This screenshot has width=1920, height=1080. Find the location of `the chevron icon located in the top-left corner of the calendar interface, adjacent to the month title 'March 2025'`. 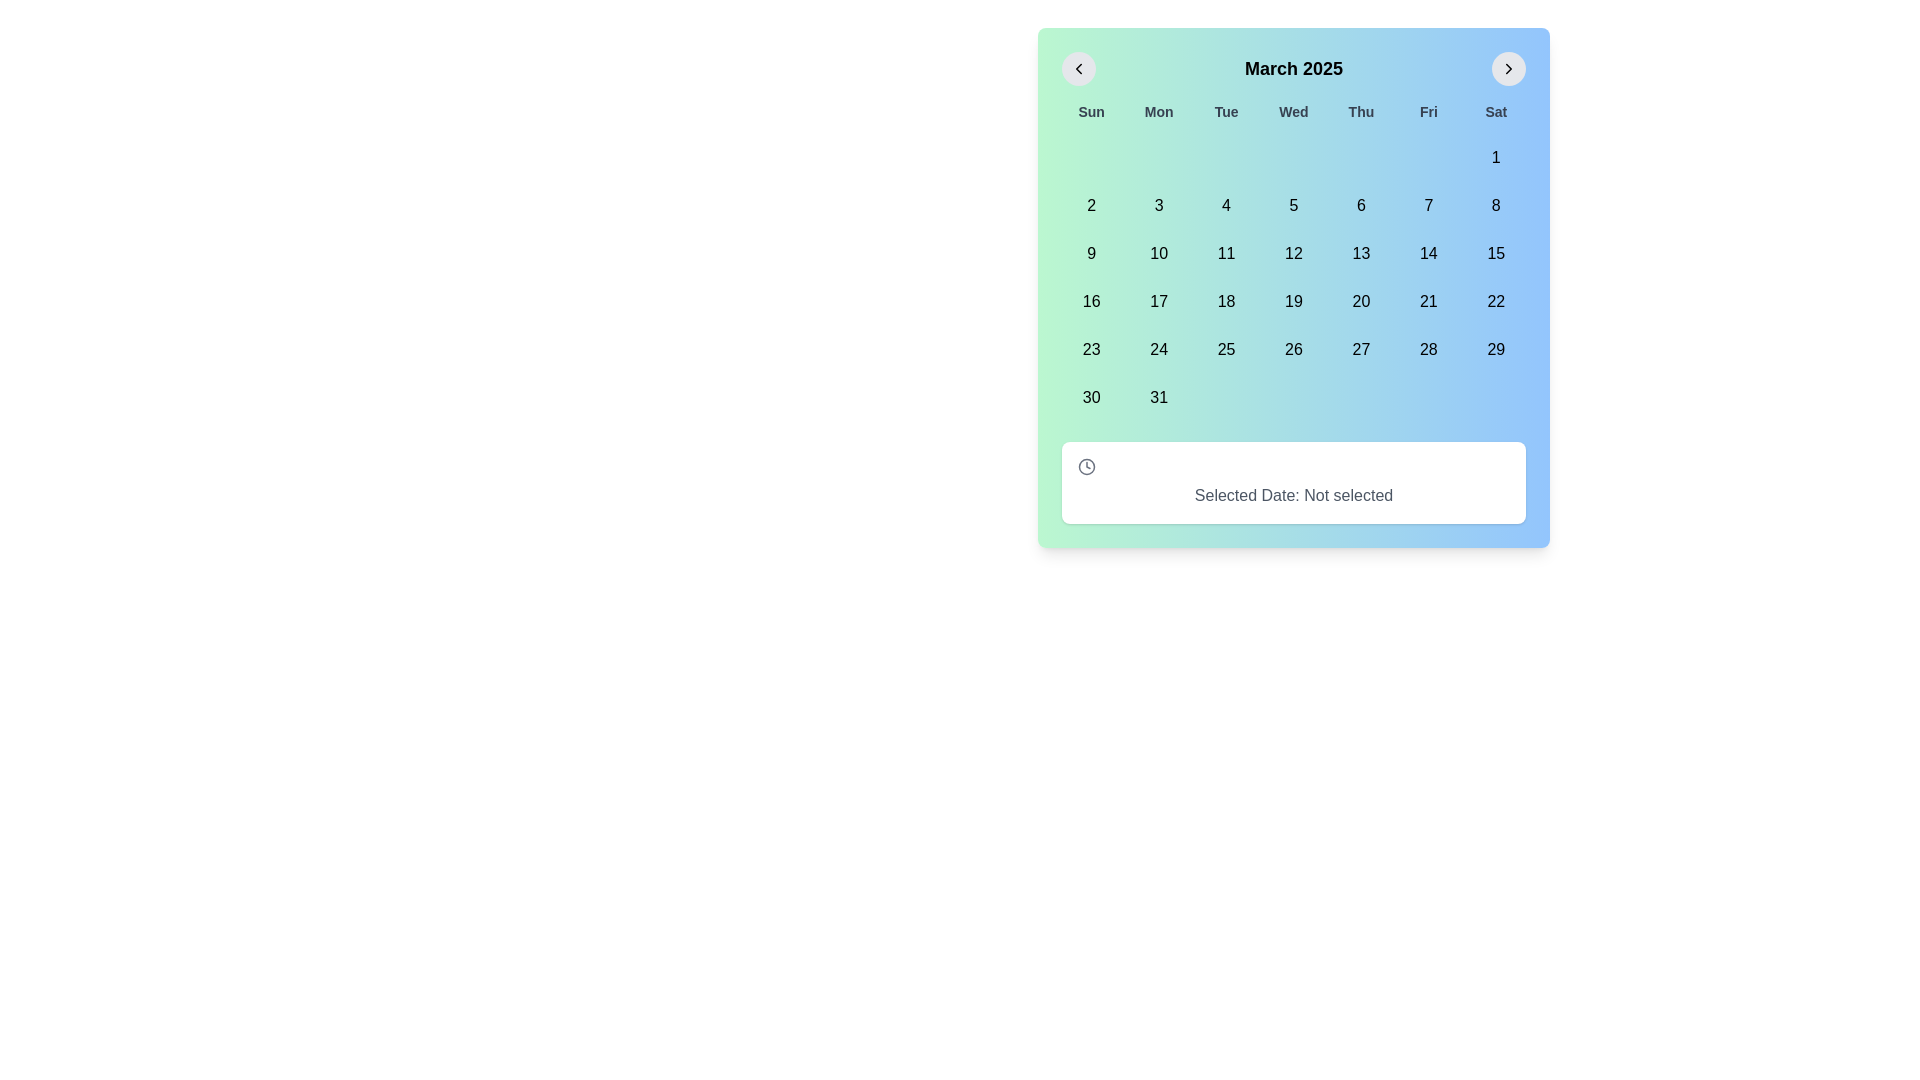

the chevron icon located in the top-left corner of the calendar interface, adjacent to the month title 'March 2025' is located at coordinates (1078, 68).